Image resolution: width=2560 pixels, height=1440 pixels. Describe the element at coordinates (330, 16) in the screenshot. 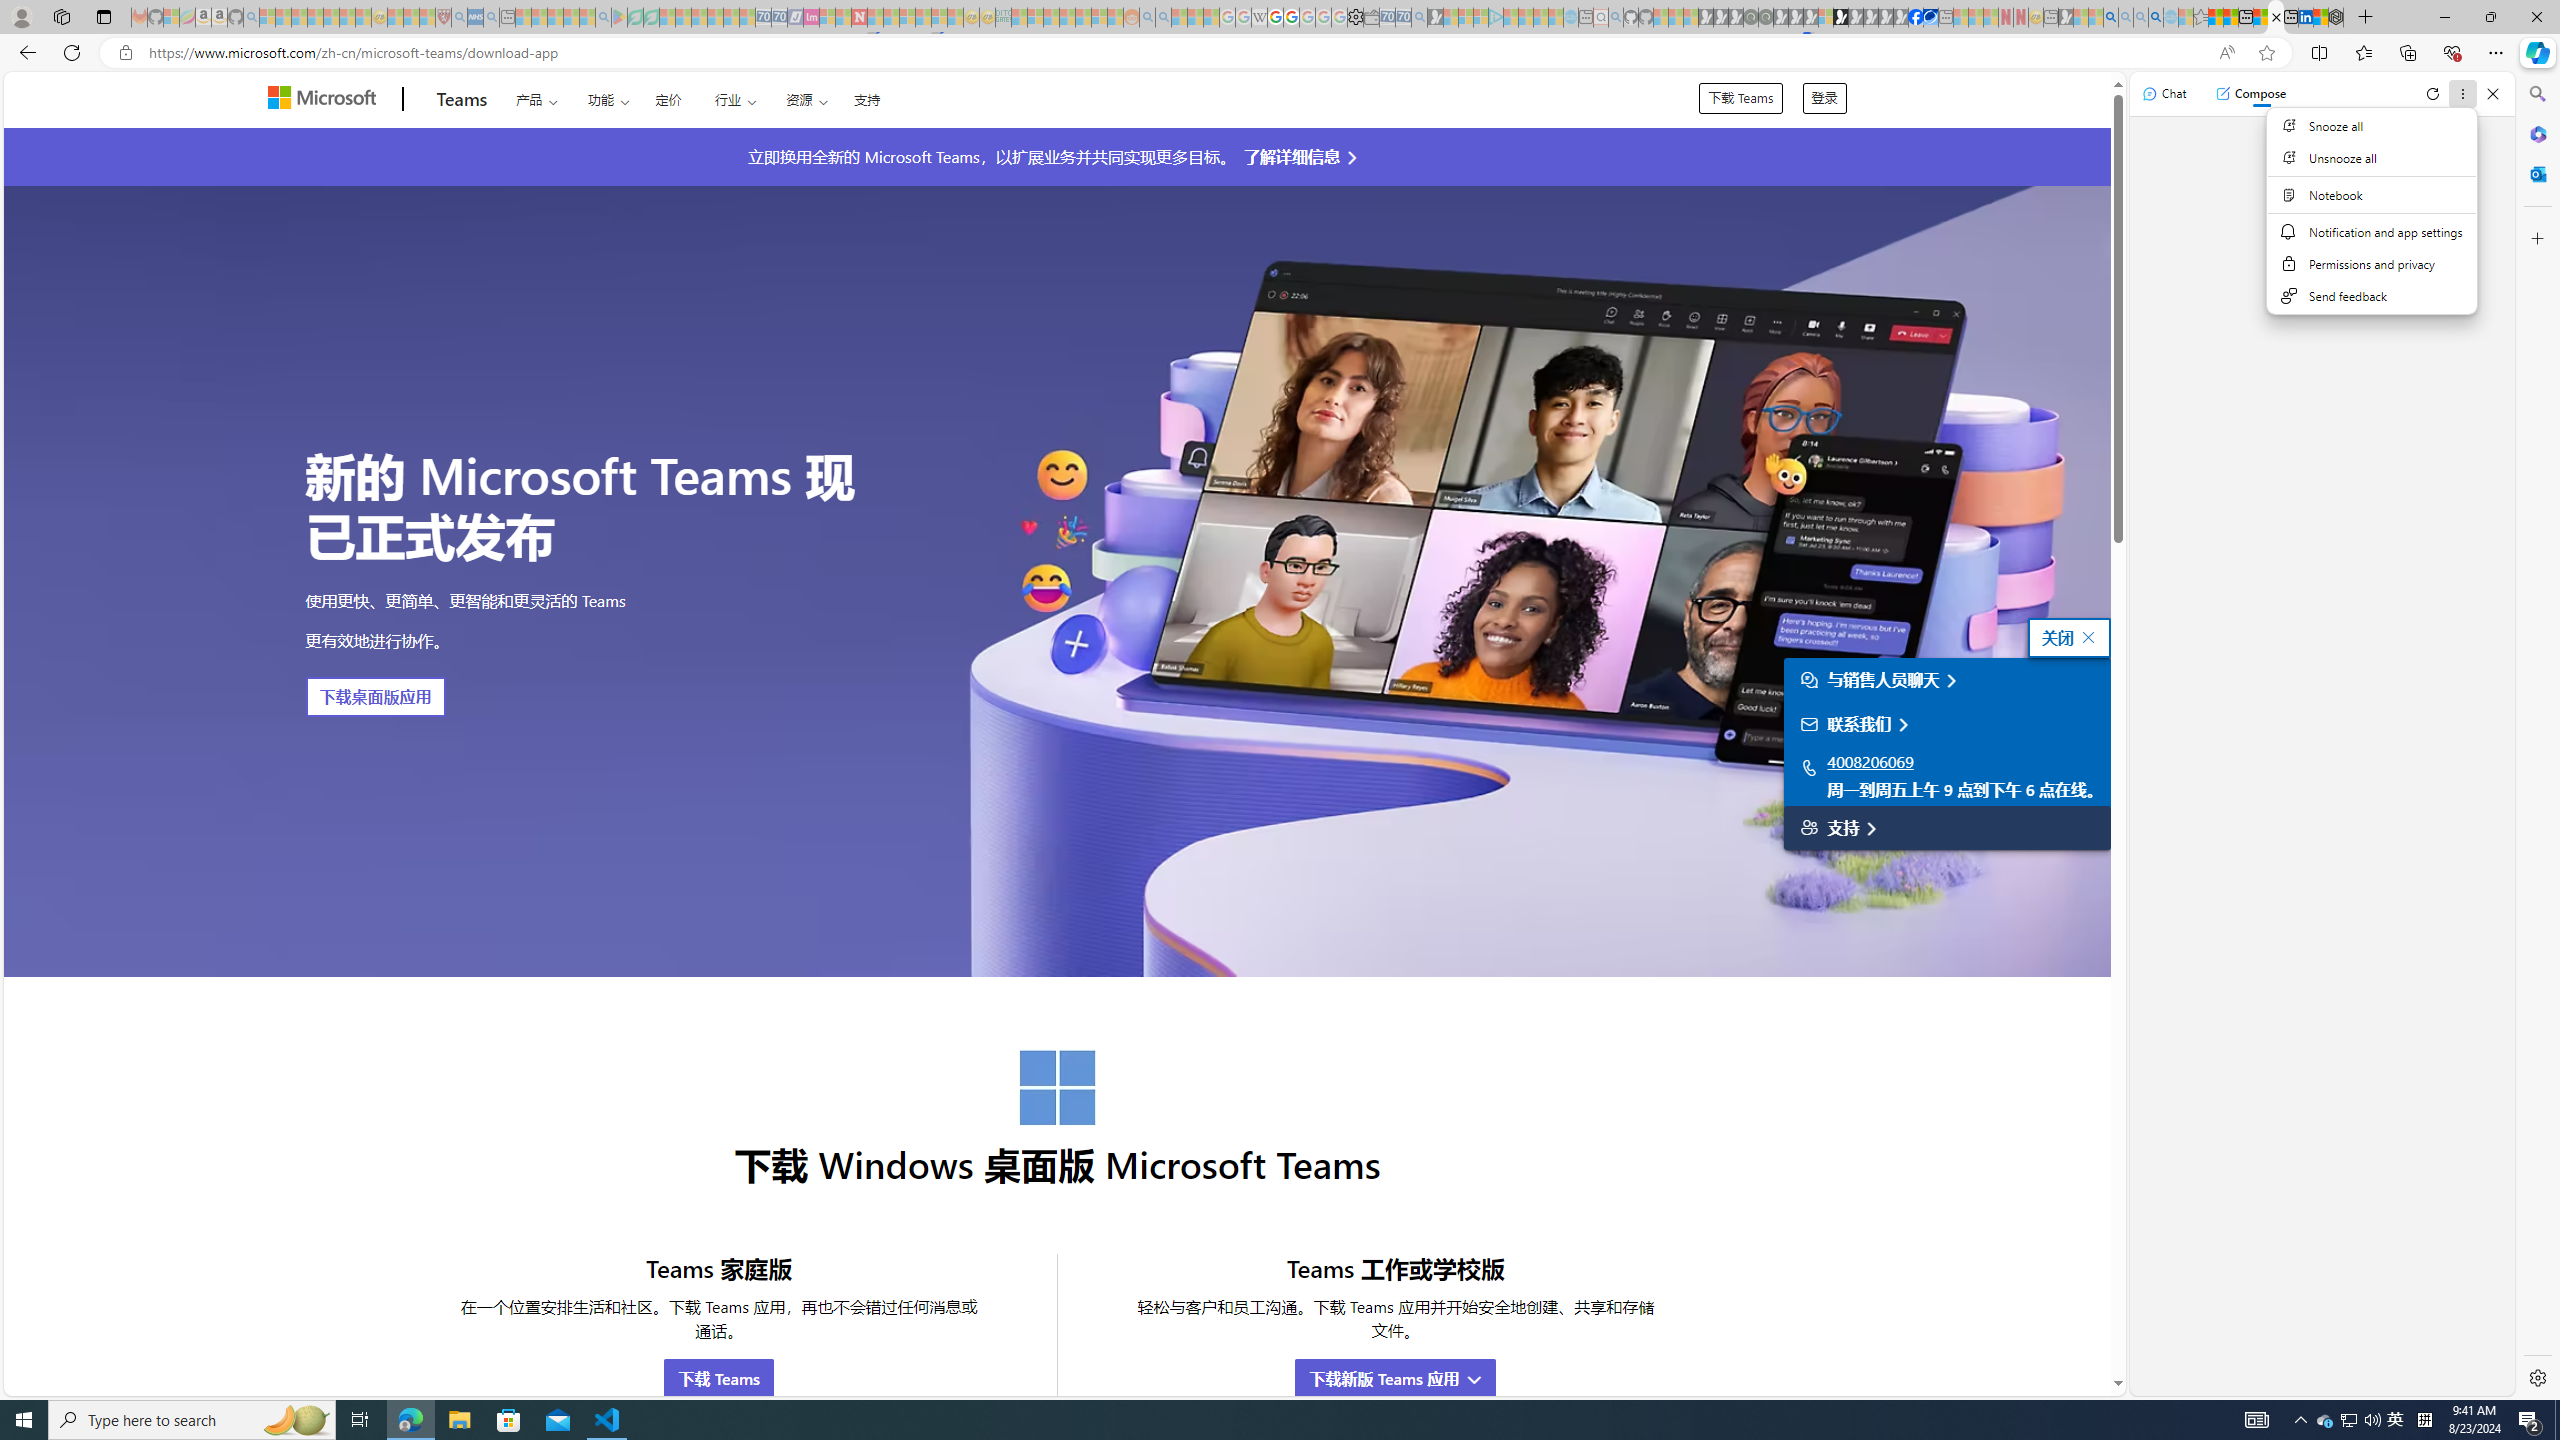

I see `'New Report Confirms 2023 Was Record Hot | Watch - Sleeping'` at that location.